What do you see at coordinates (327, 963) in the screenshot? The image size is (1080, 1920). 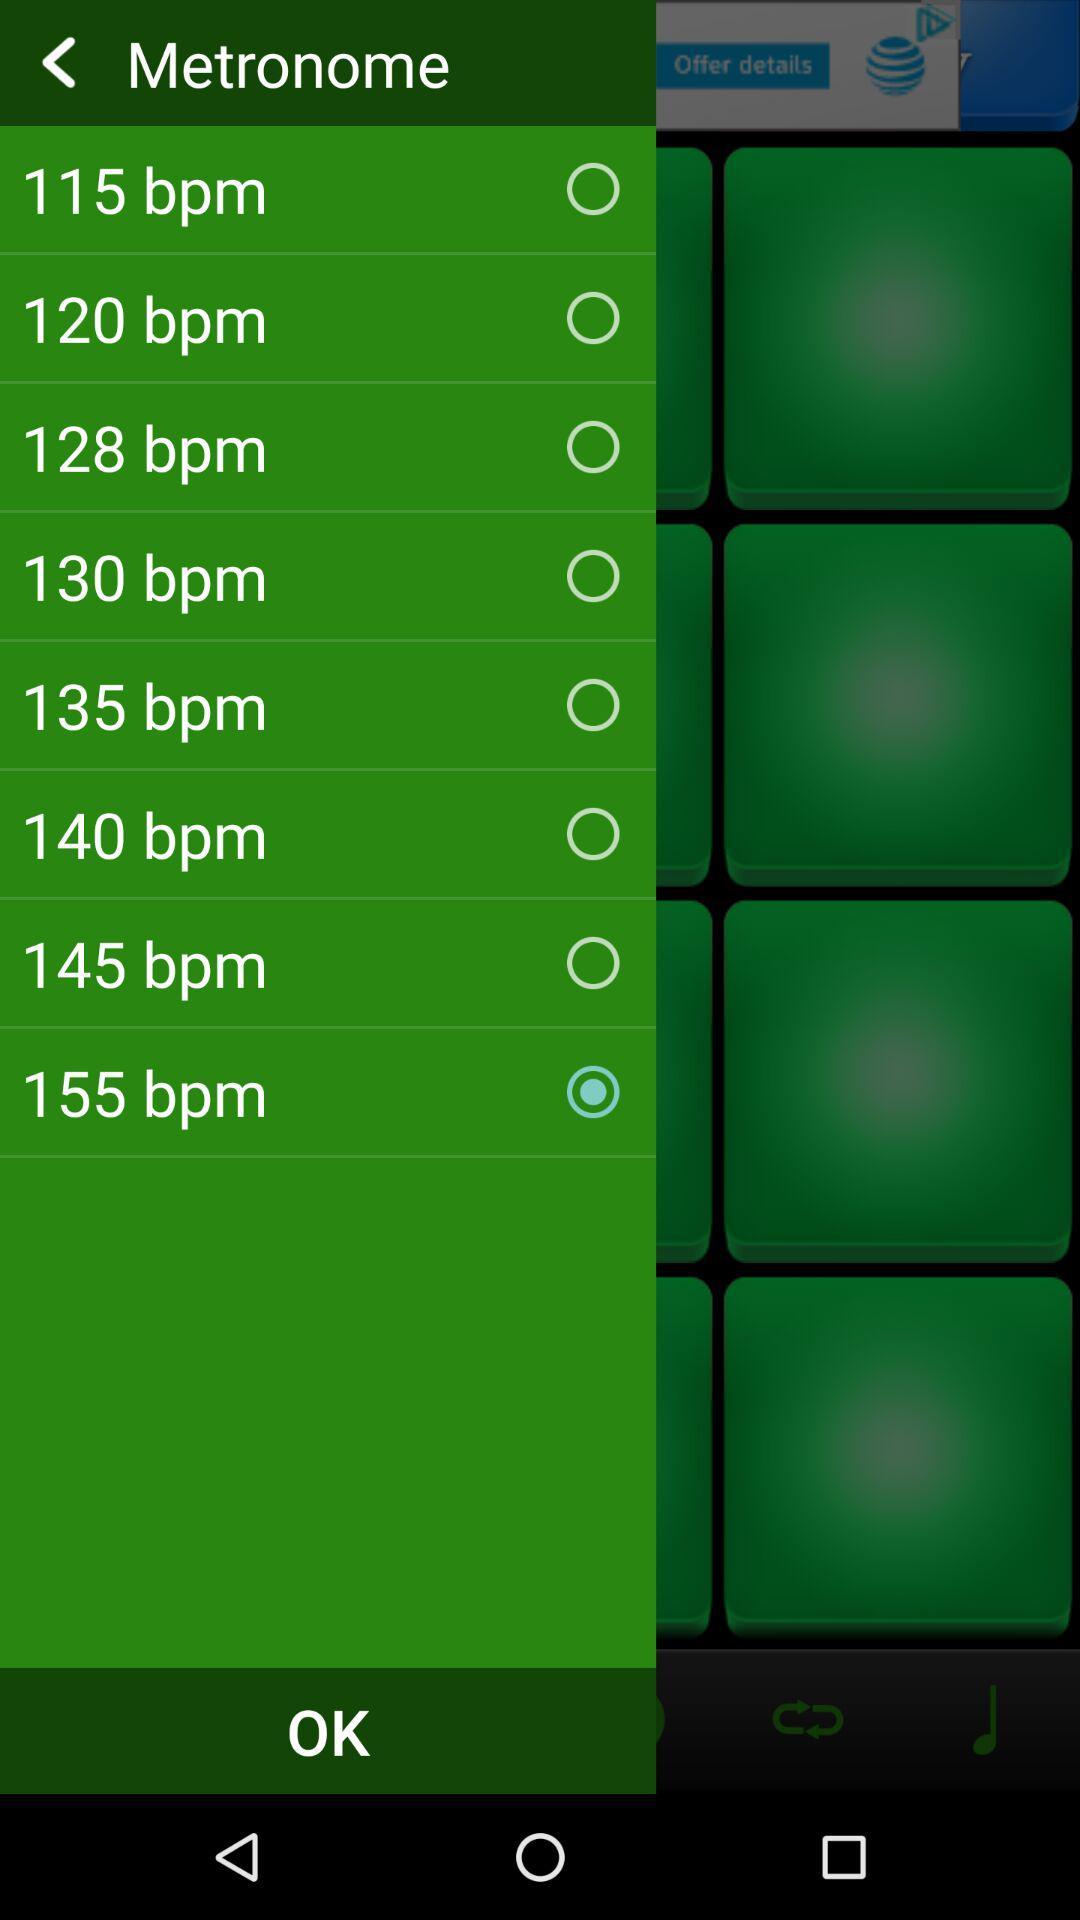 I see `the 145 bpm icon` at bounding box center [327, 963].